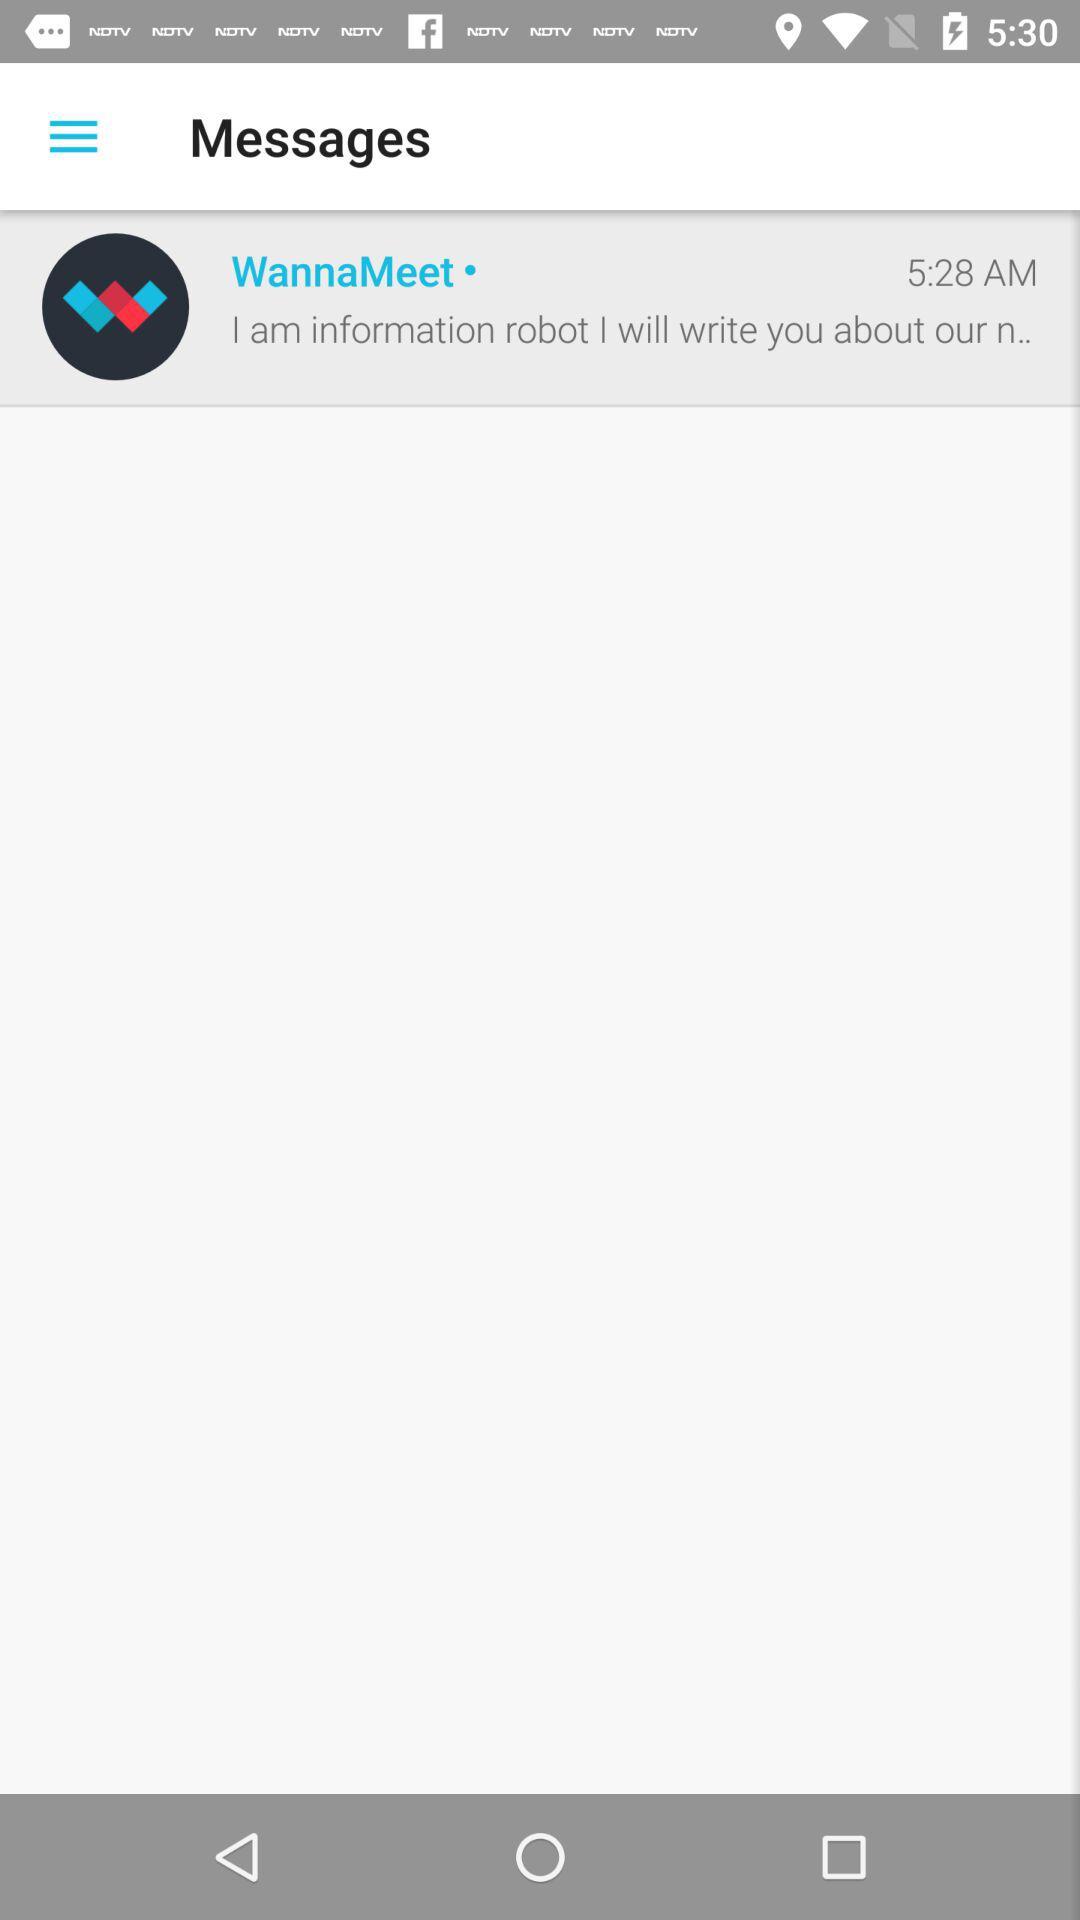  I want to click on the icon next to the 5:28 am icon, so click(547, 268).